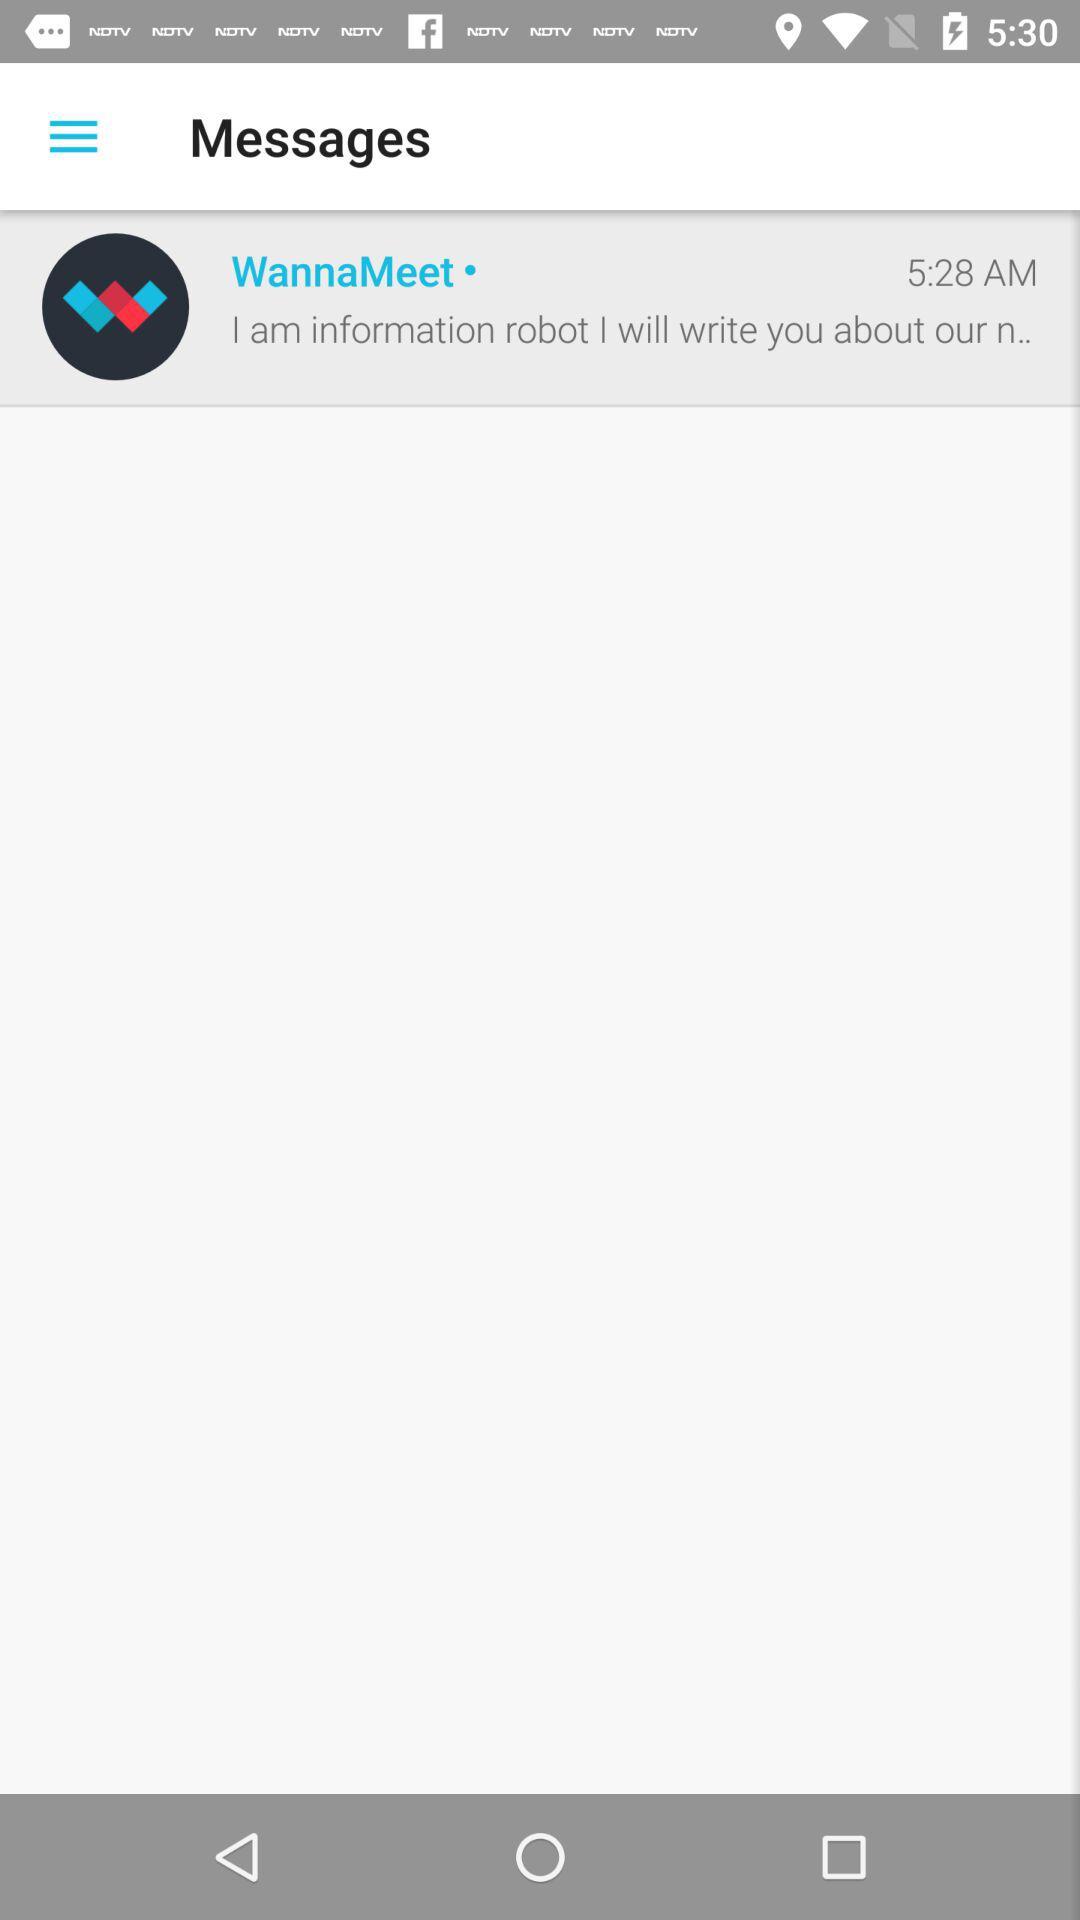  I want to click on the icon next to the 5:28 am icon, so click(547, 268).